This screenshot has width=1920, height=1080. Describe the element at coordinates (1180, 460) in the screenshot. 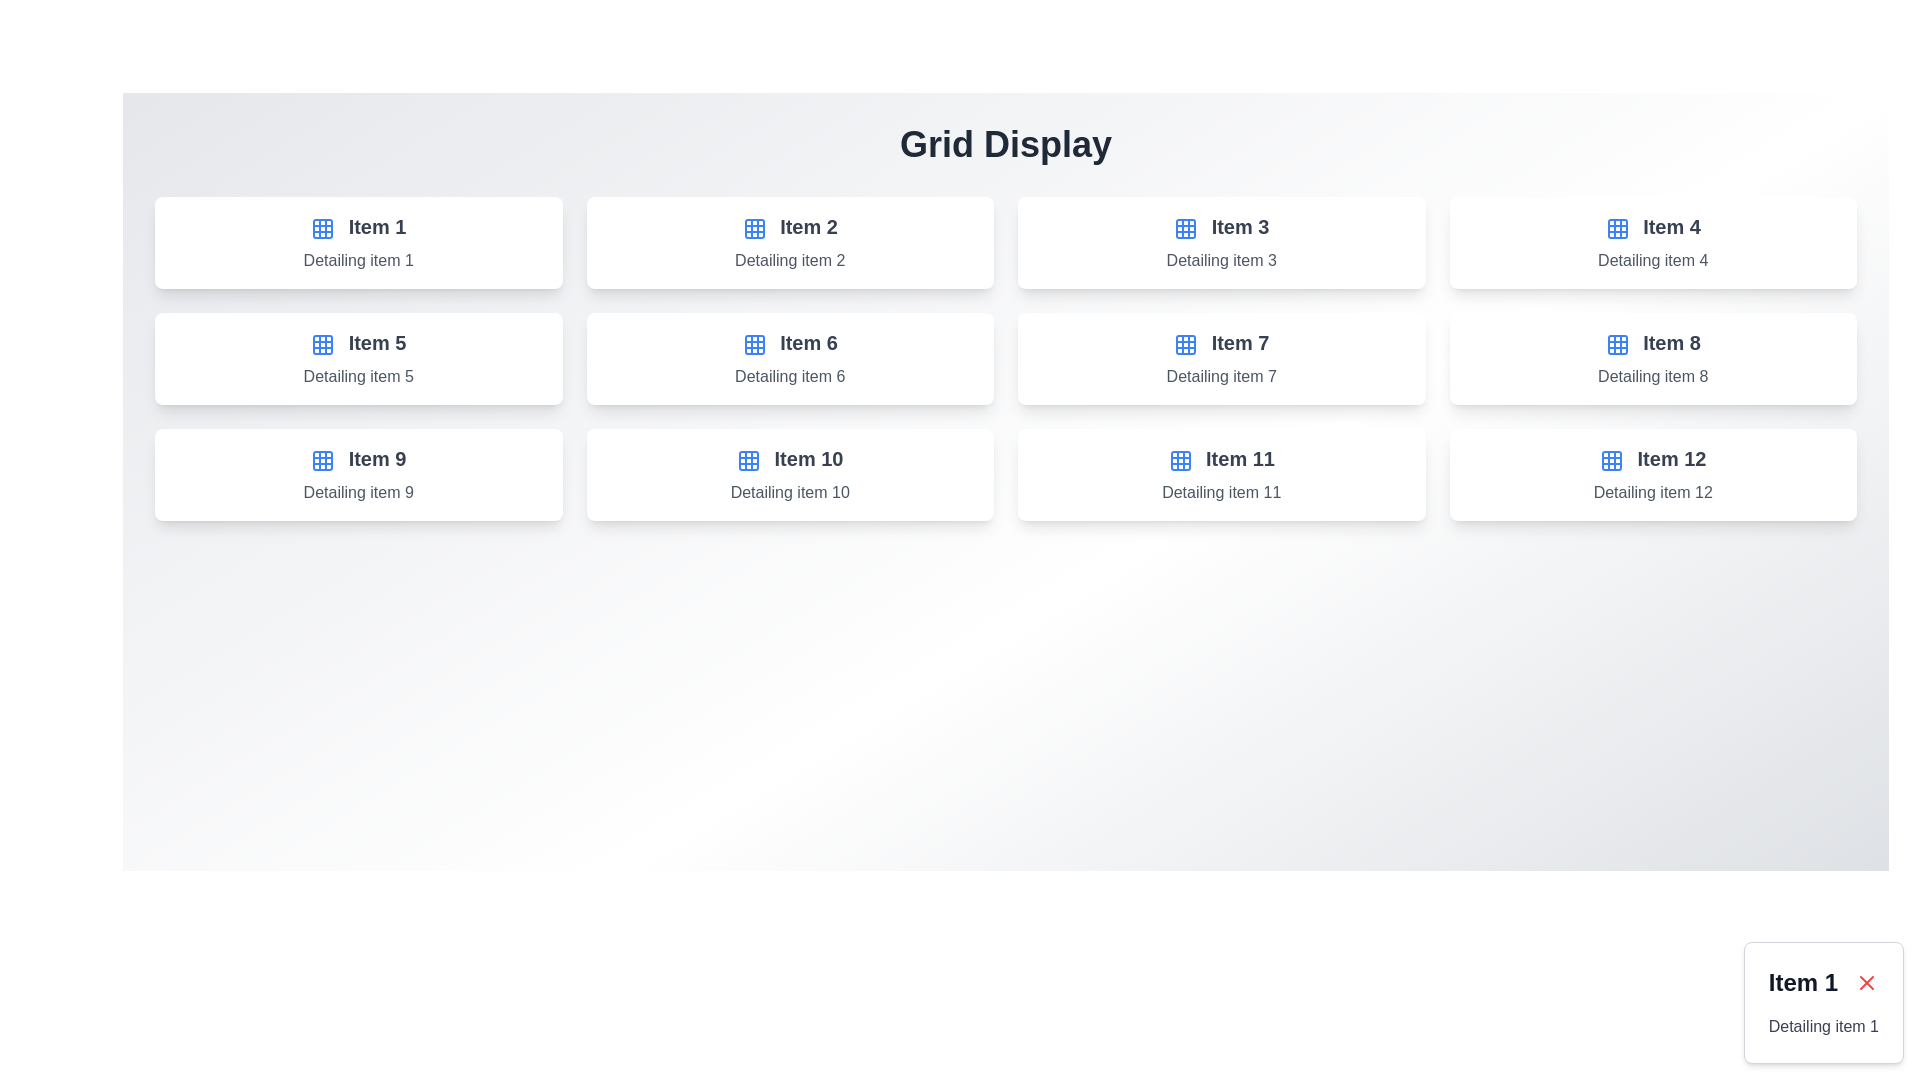

I see `the decorative grid icon associated with 'Item 1'` at that location.